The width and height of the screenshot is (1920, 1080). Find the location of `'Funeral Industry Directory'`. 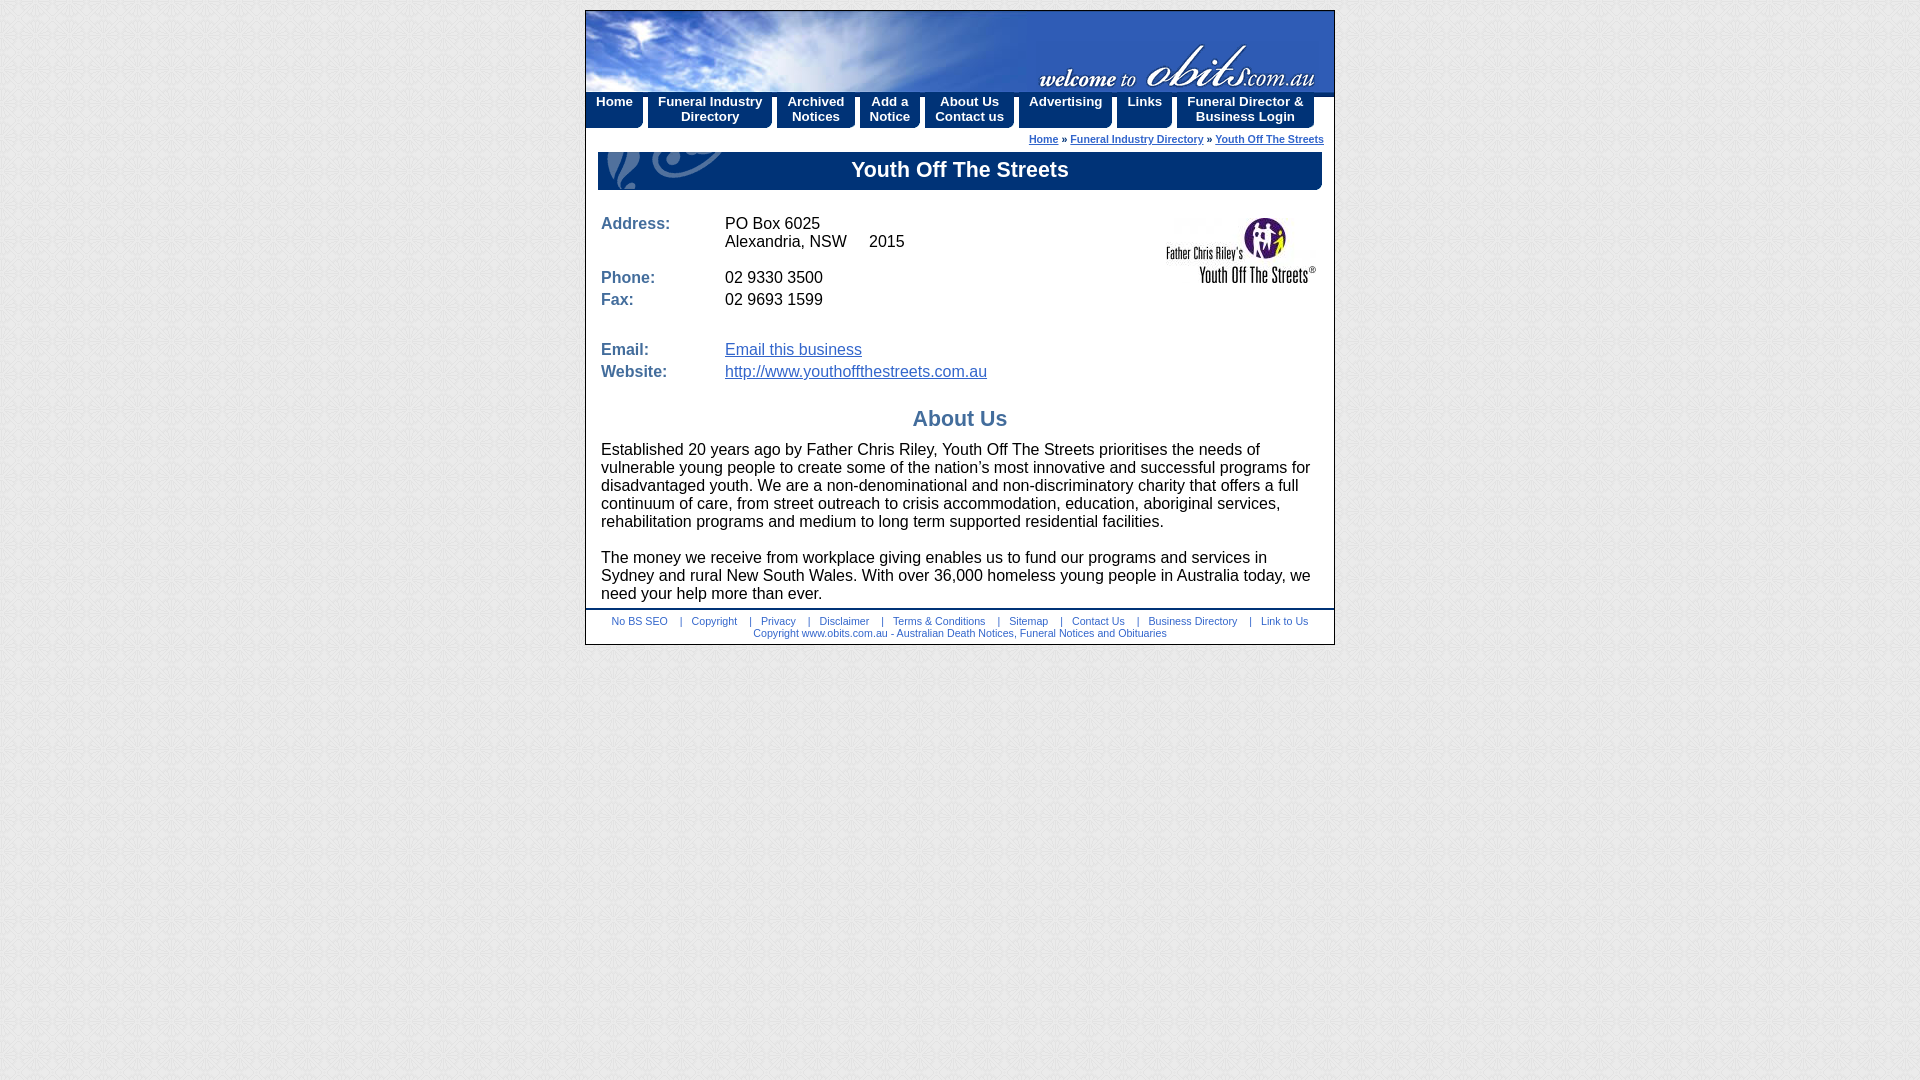

'Funeral Industry Directory' is located at coordinates (1136, 137).